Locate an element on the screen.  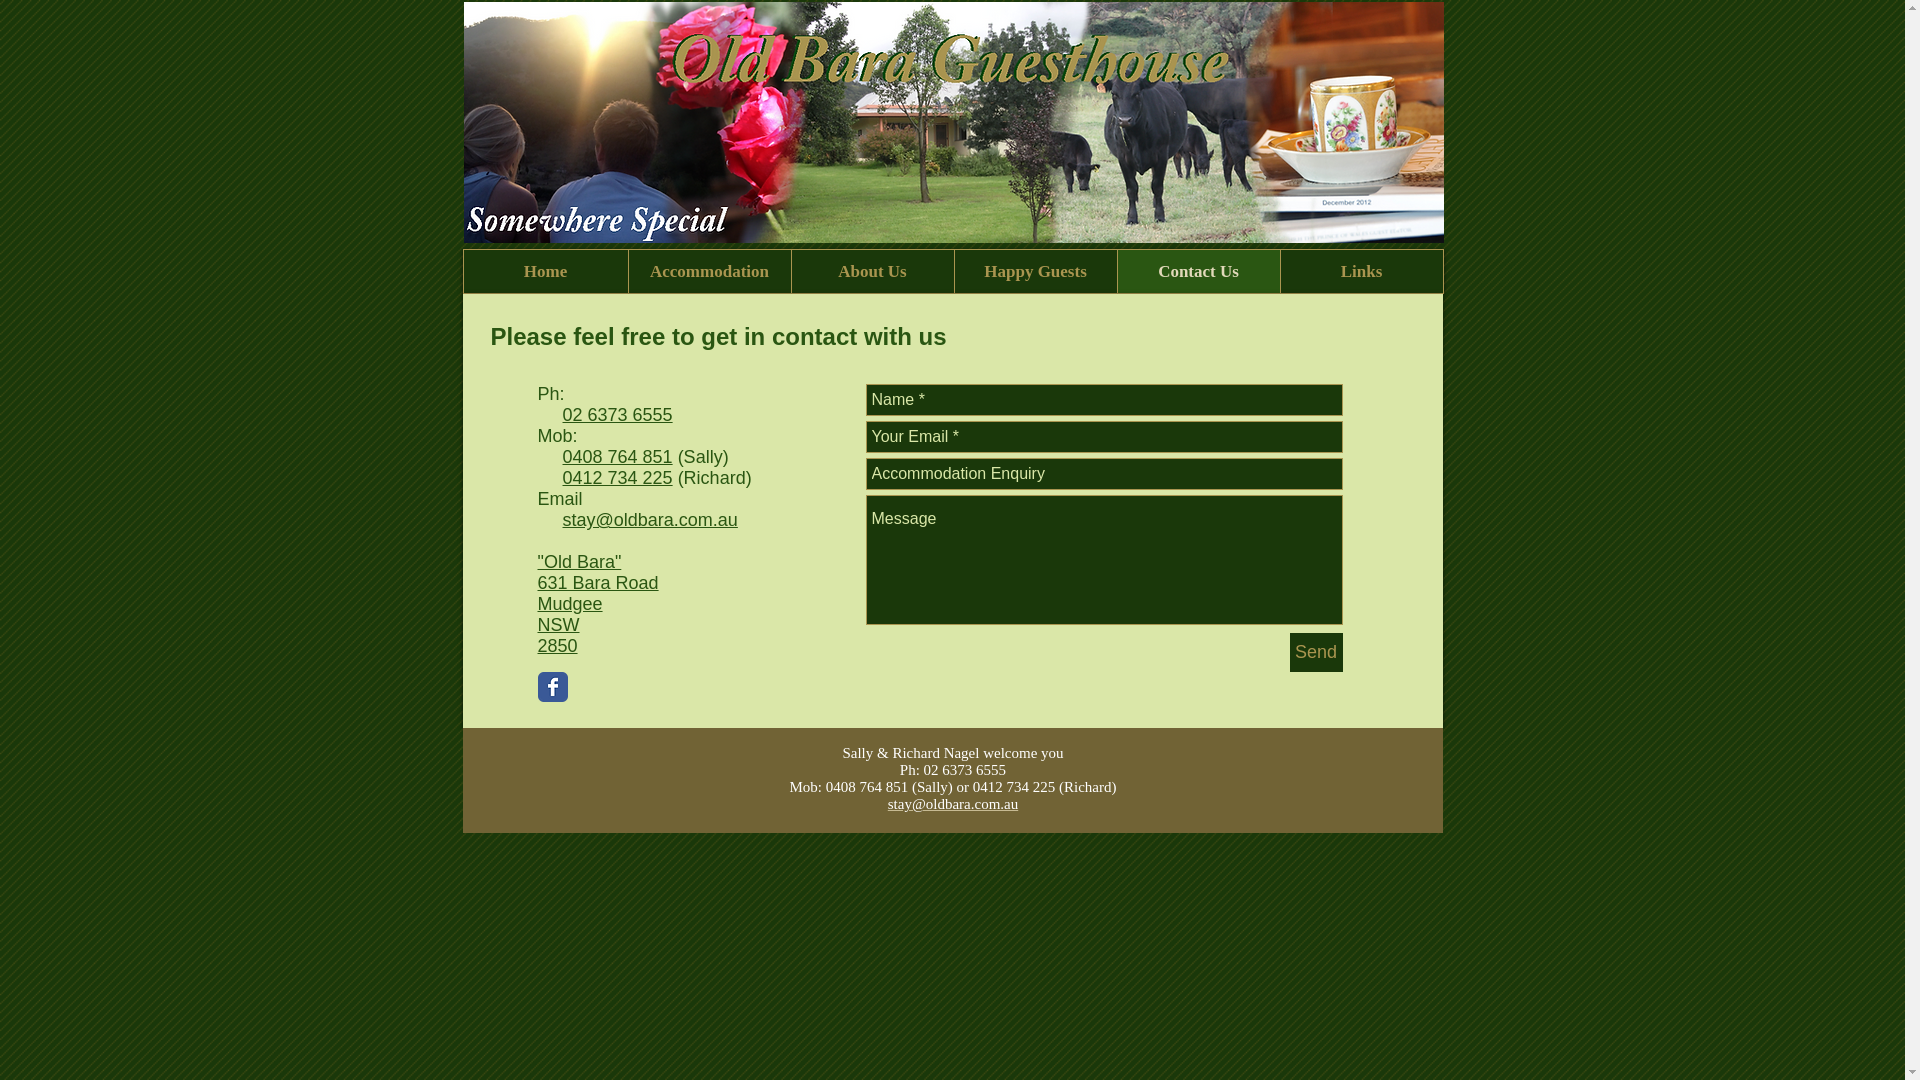
'631 Bara Road' is located at coordinates (537, 582).